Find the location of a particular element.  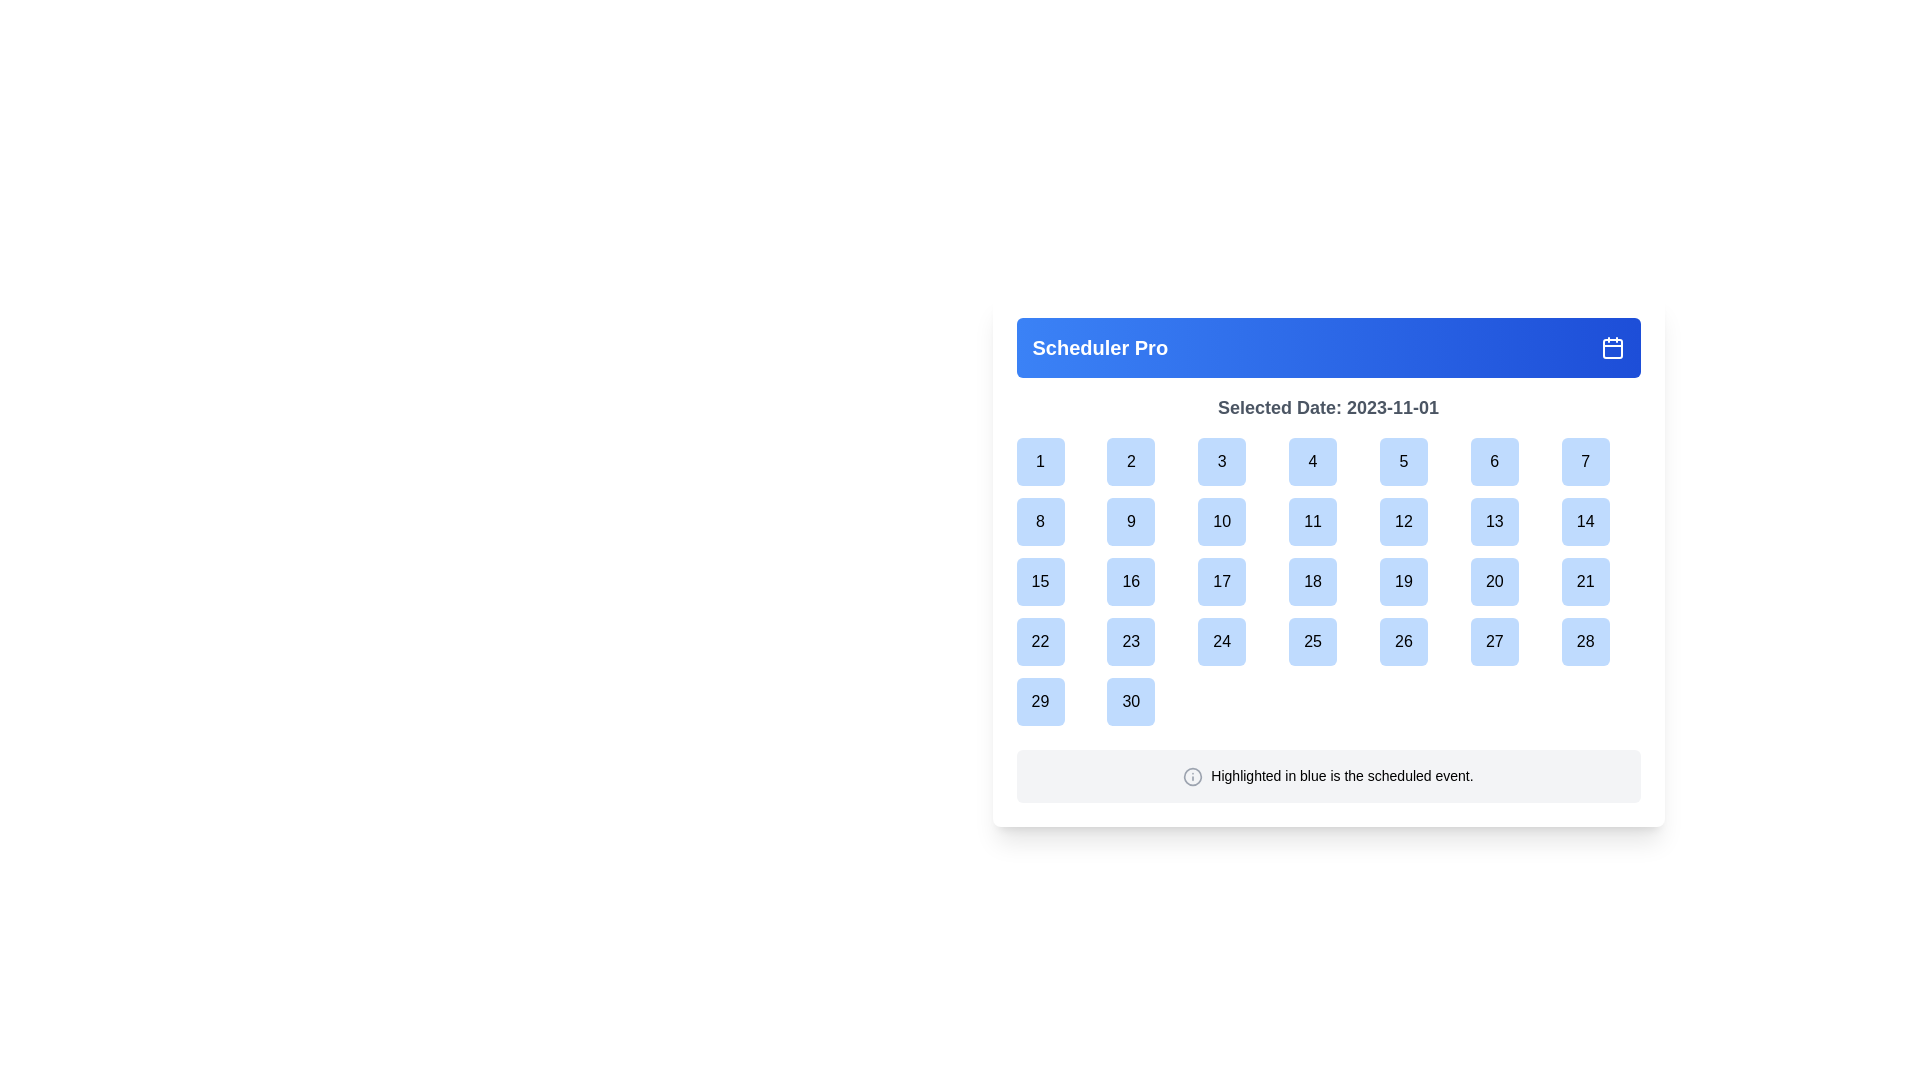

the blue square button with rounded corners labeled '3' is located at coordinates (1236, 462).